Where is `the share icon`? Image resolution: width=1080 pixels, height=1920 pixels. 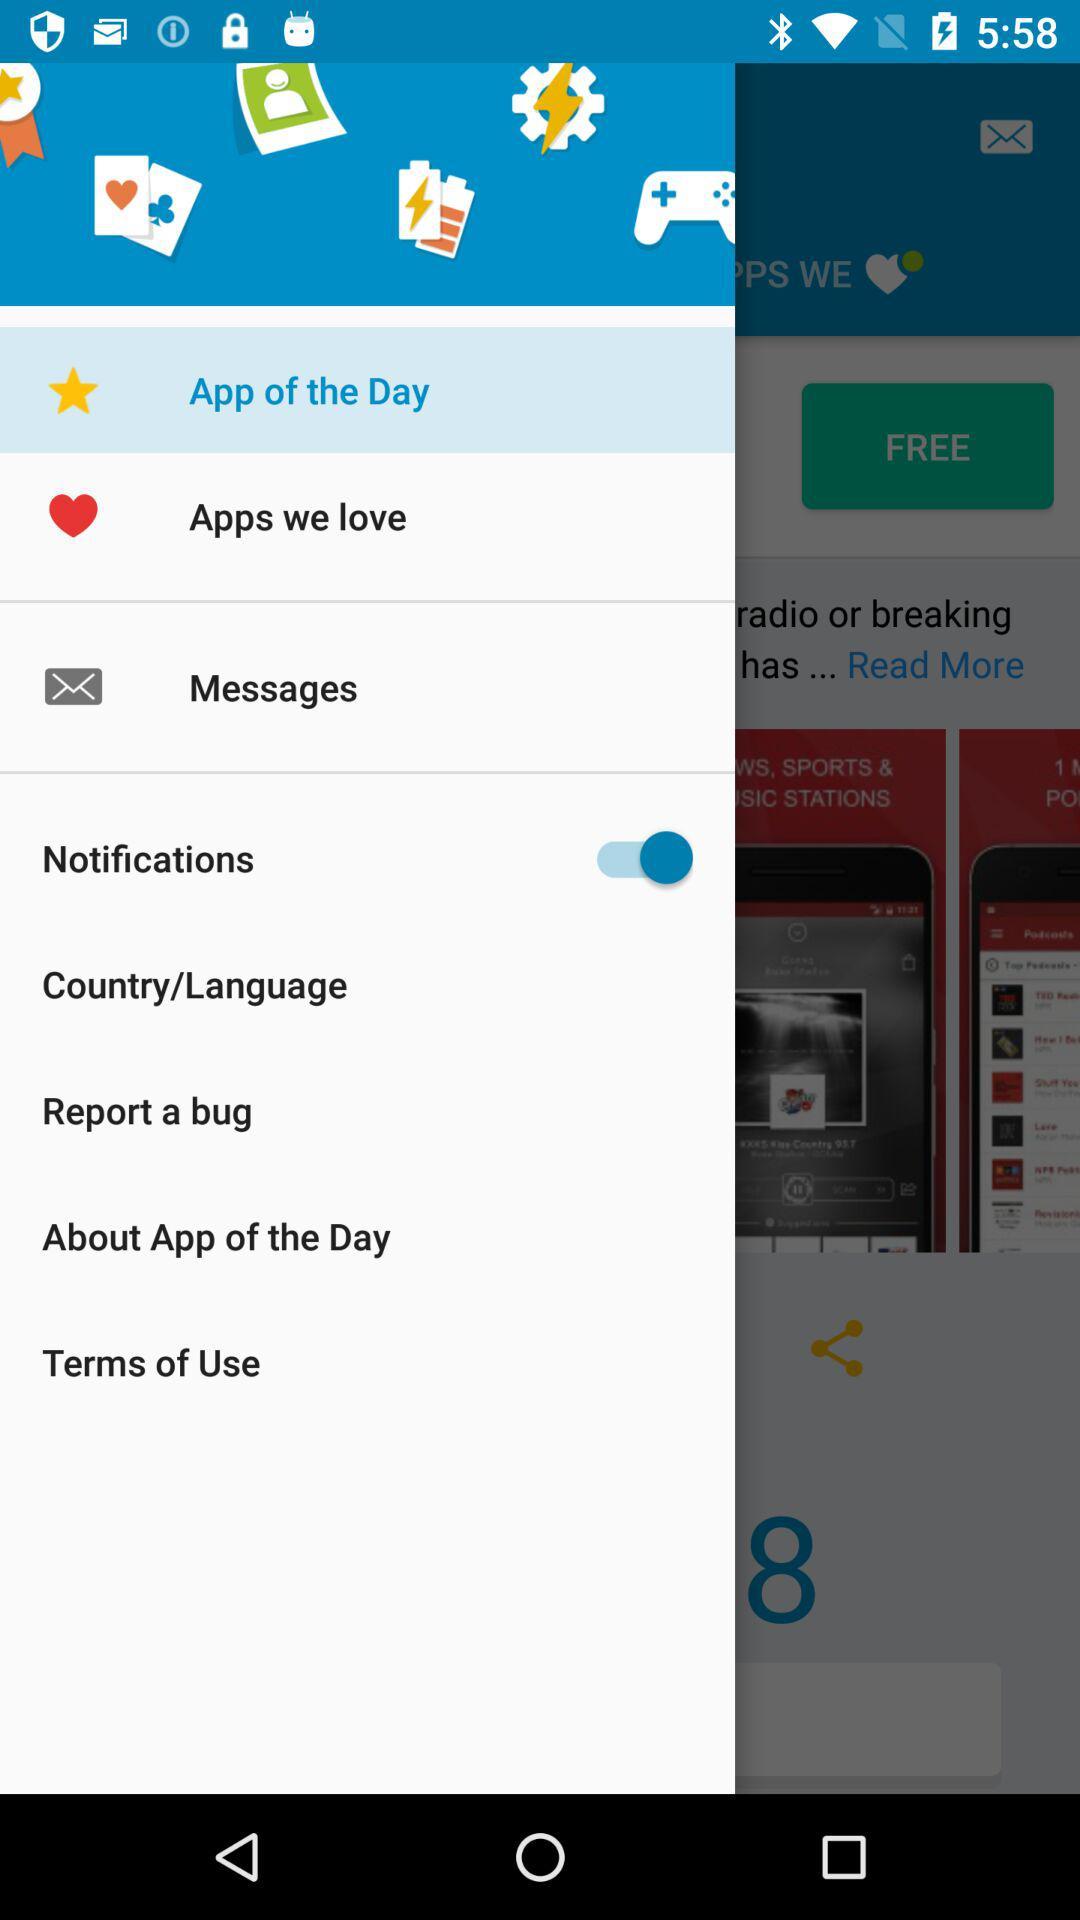 the share icon is located at coordinates (837, 1348).